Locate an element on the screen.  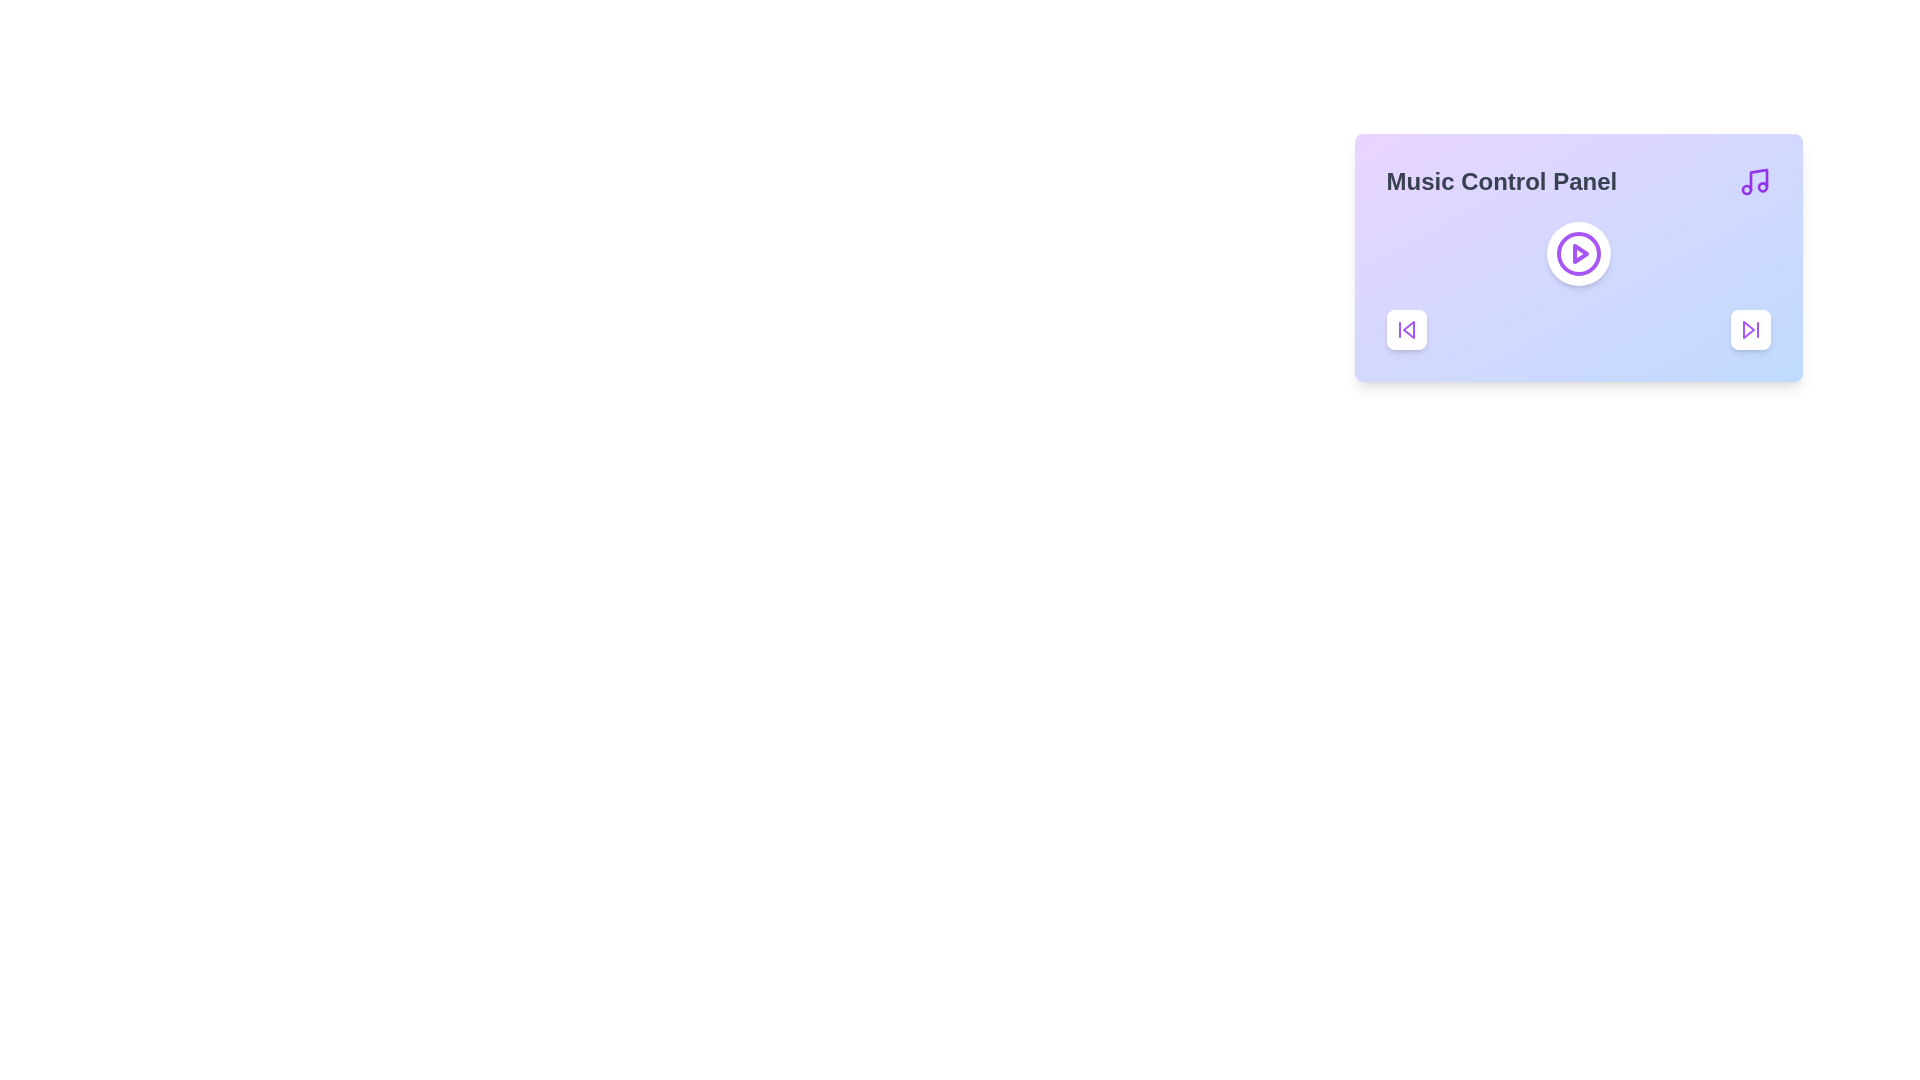
the 'next' or 'skip forward' button in the music playback interface for visual feedback effect is located at coordinates (1749, 329).